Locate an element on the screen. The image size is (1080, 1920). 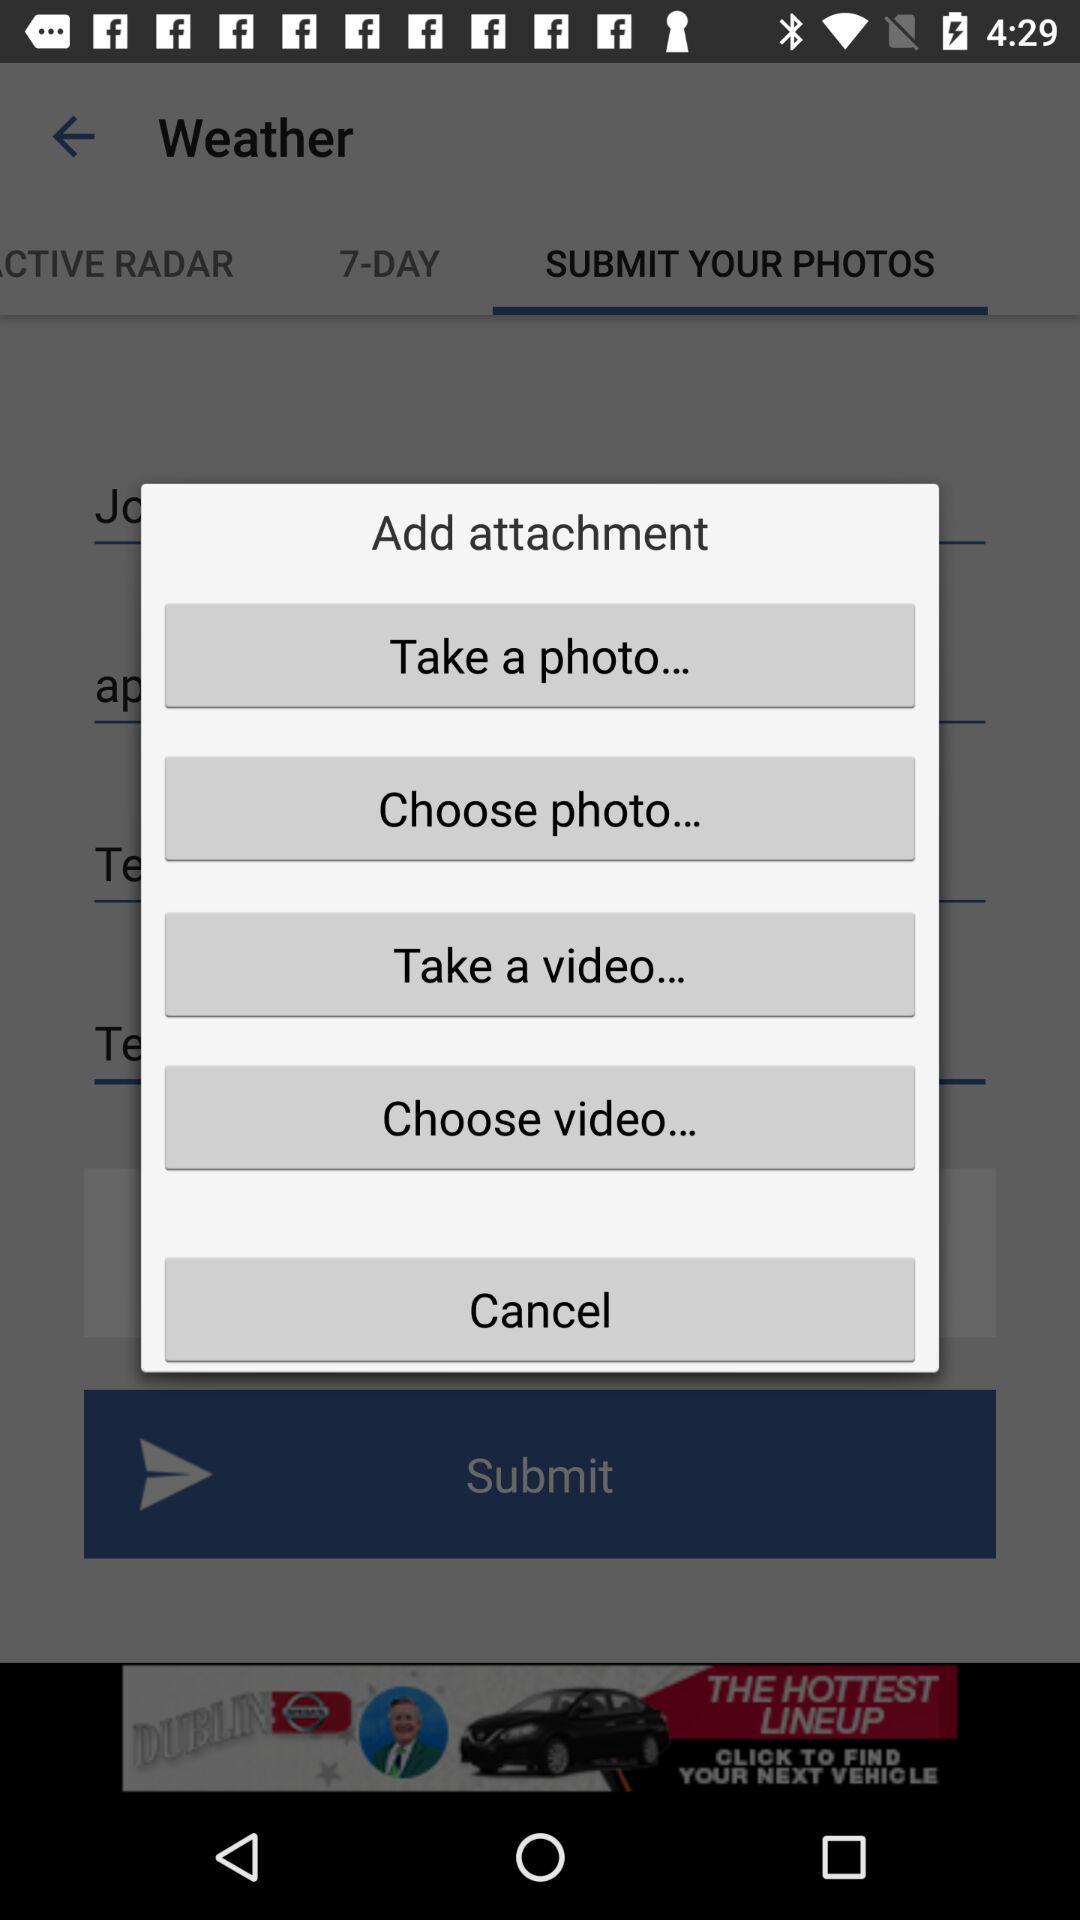
the cancel icon is located at coordinates (540, 1309).